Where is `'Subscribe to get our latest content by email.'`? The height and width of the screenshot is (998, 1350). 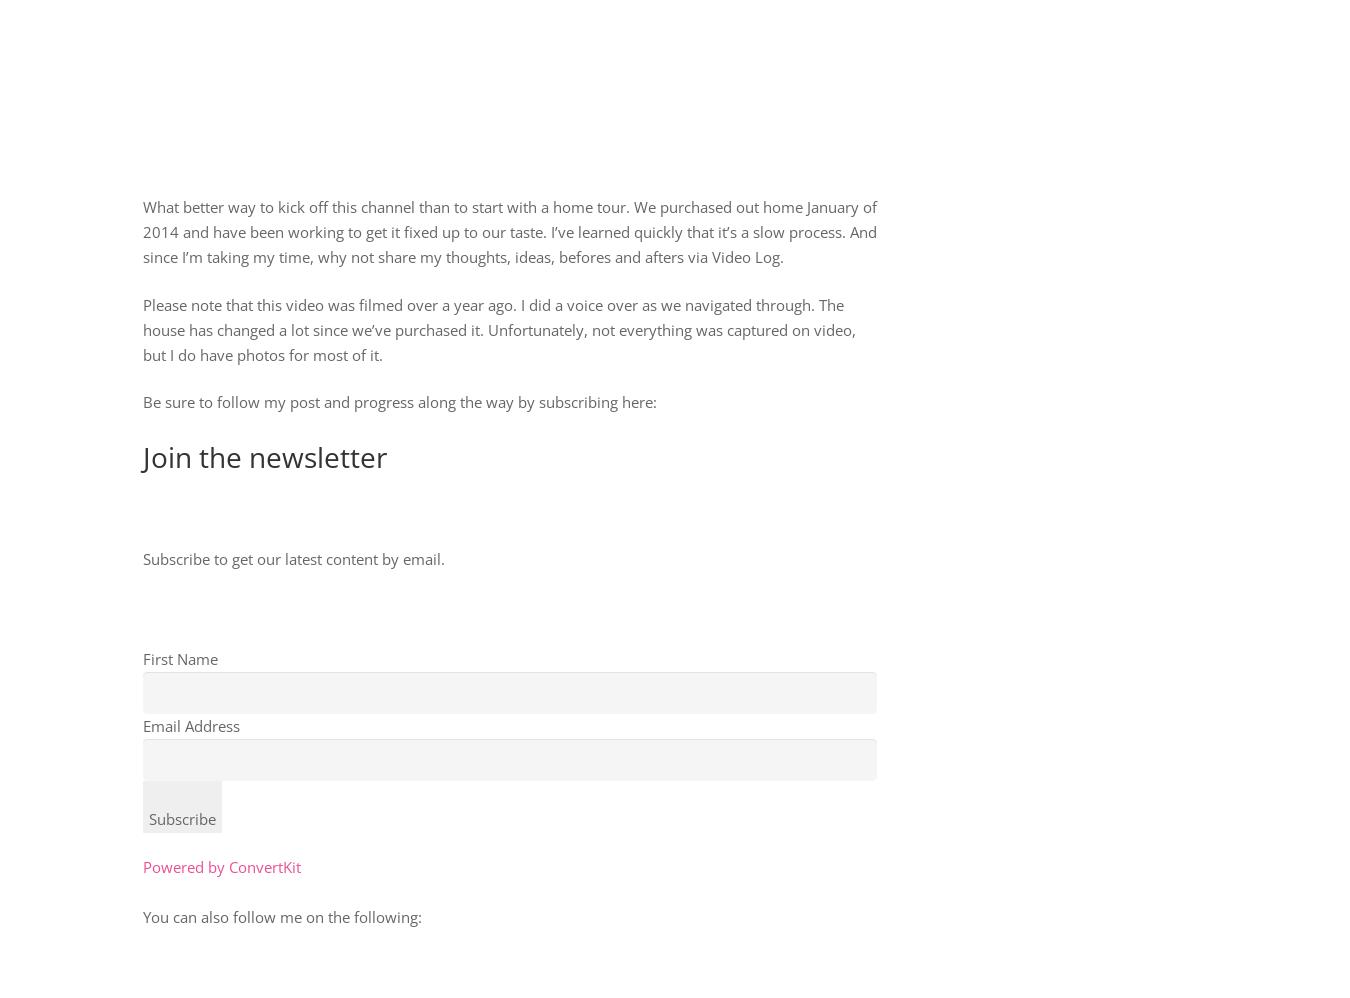
'Subscribe to get our latest content by email.' is located at coordinates (142, 556).